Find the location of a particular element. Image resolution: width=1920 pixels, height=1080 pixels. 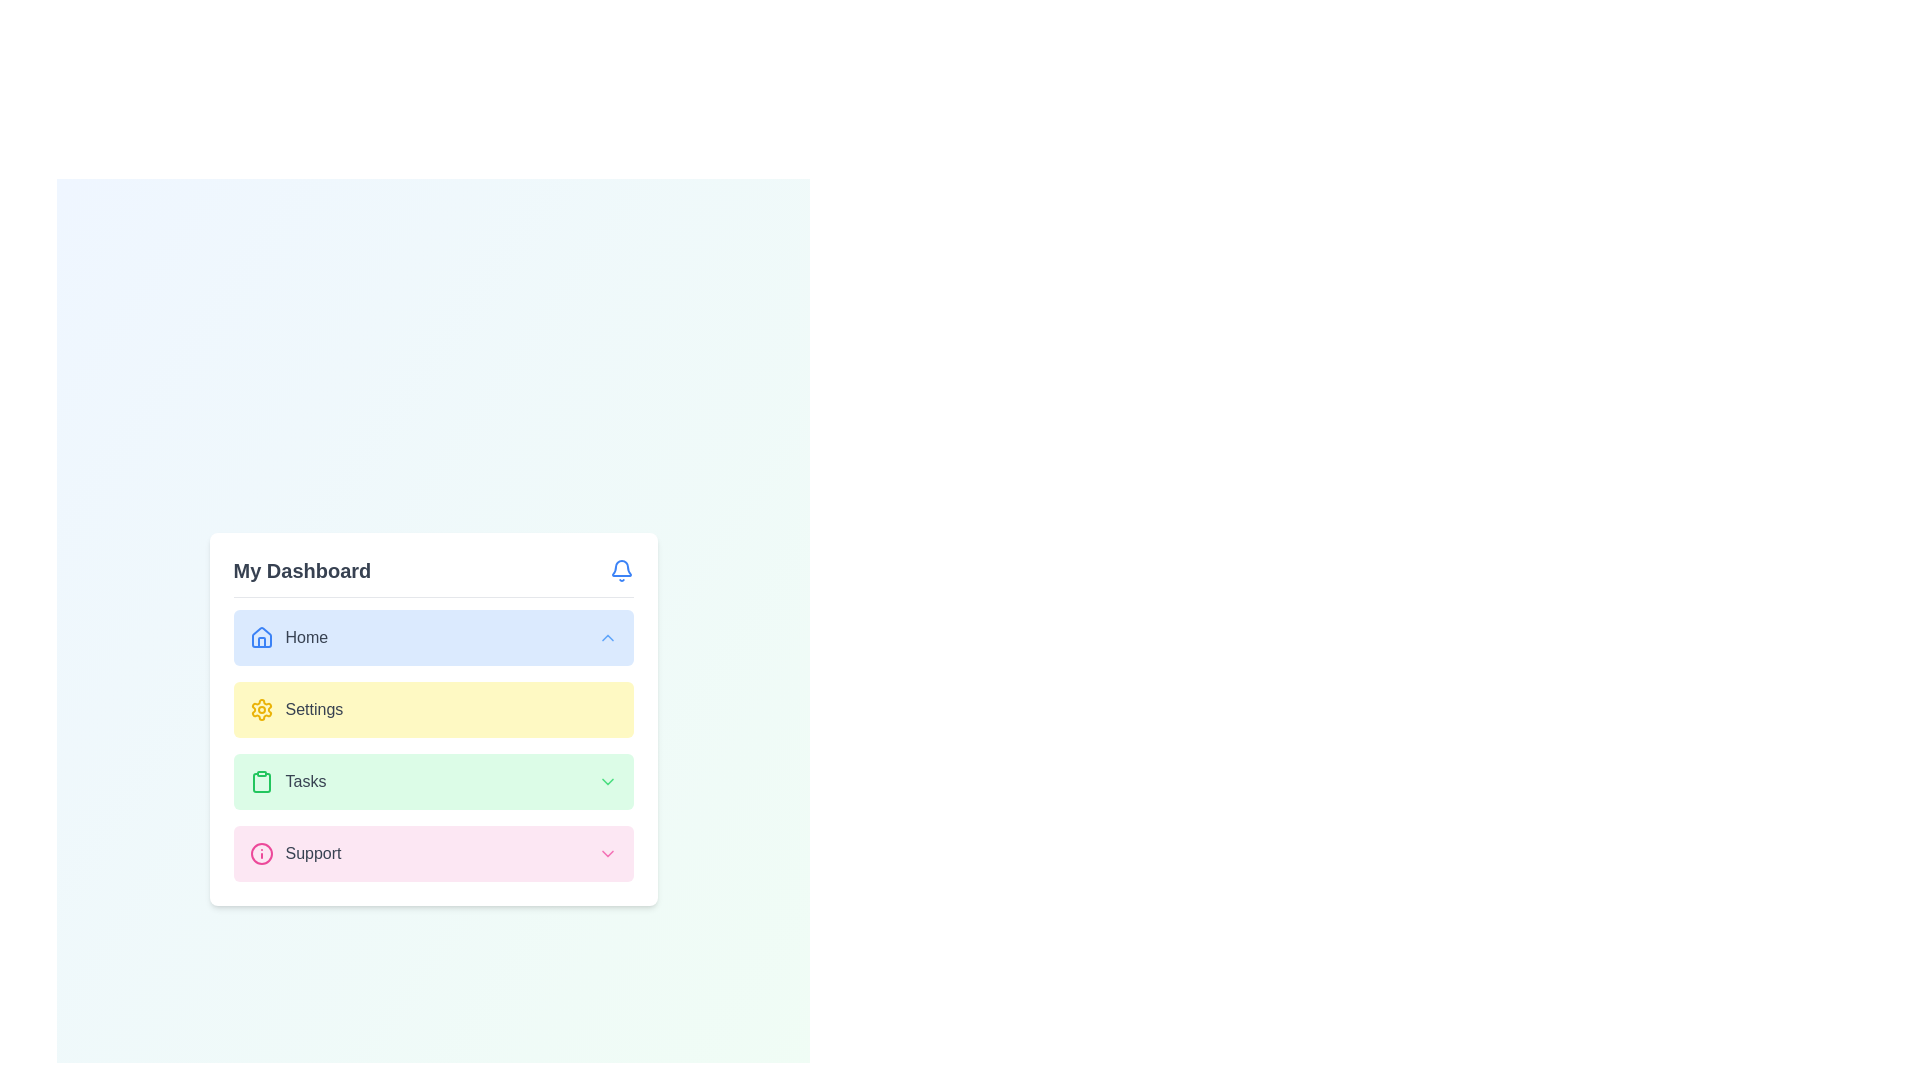

the navigation option represented by a text and icon pair located at the top of the dashboard interface is located at coordinates (287, 637).